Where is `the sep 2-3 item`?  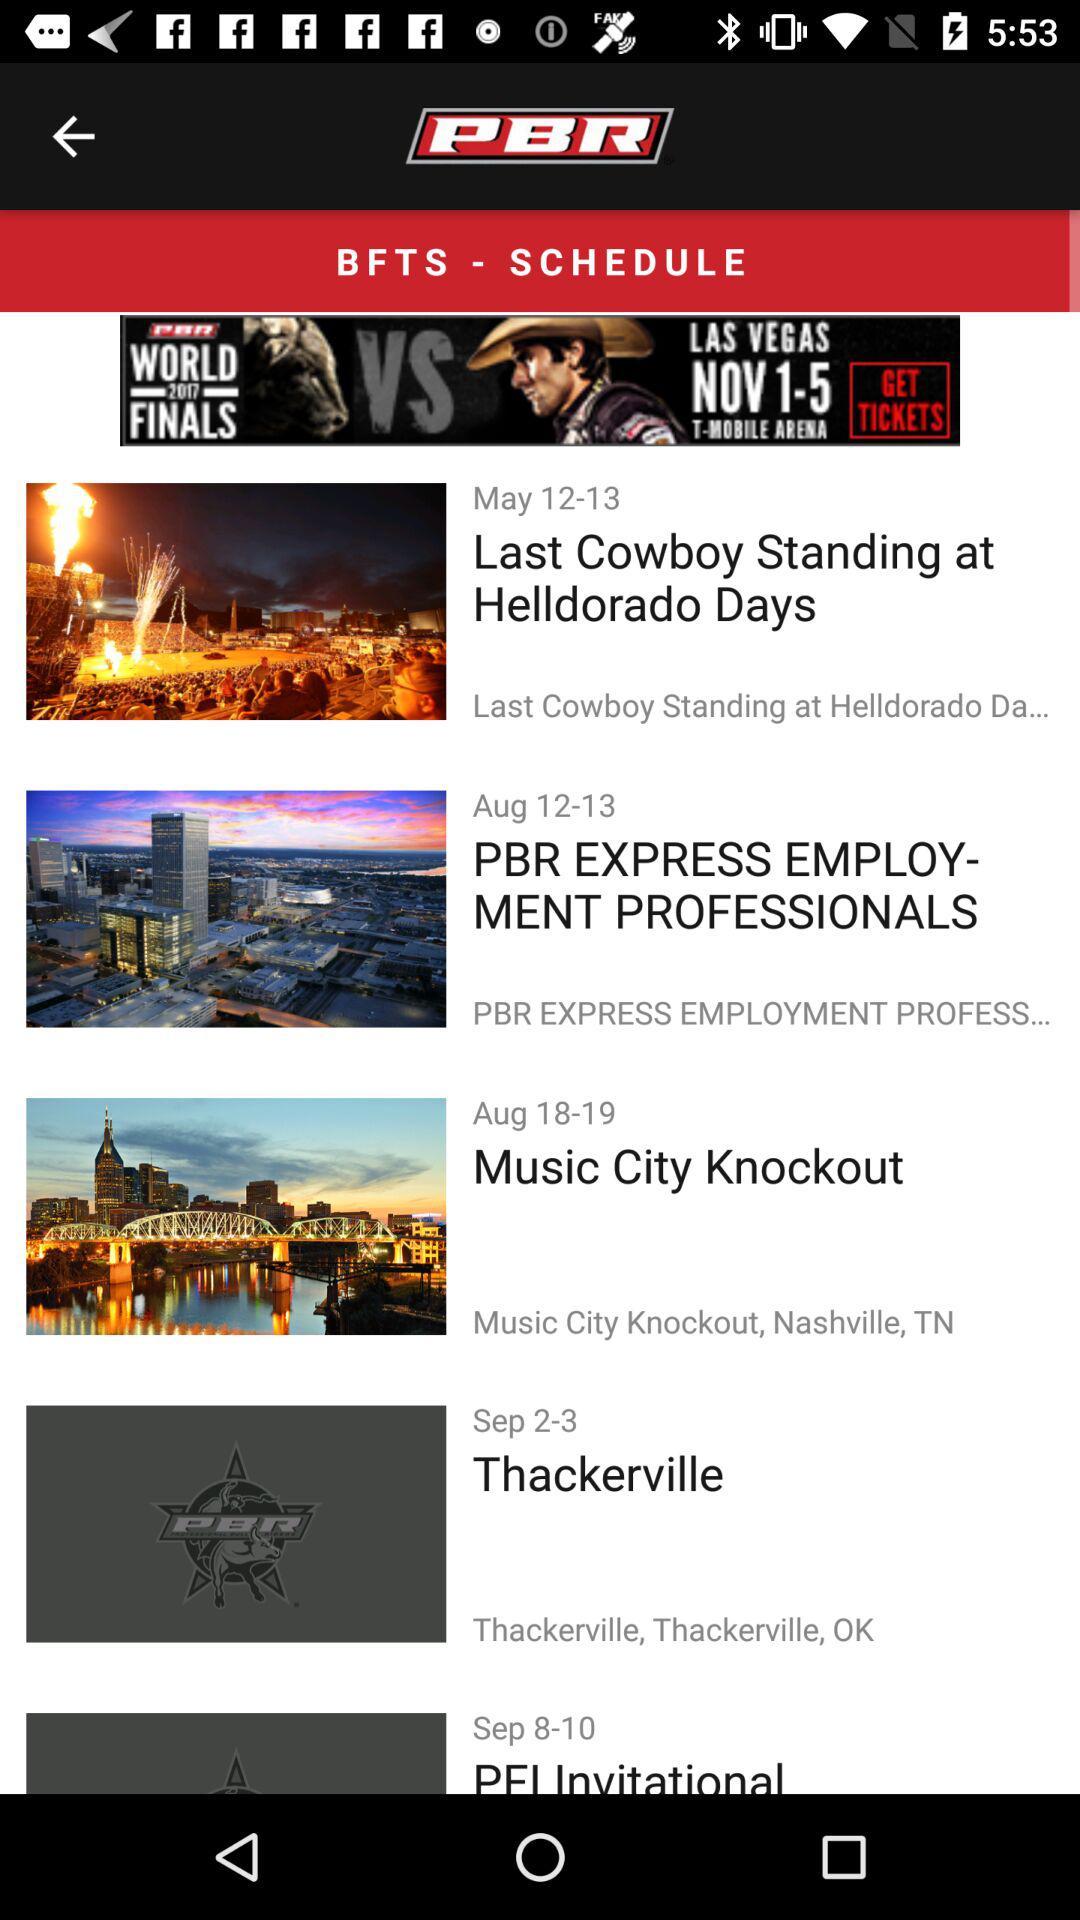 the sep 2-3 item is located at coordinates (528, 1418).